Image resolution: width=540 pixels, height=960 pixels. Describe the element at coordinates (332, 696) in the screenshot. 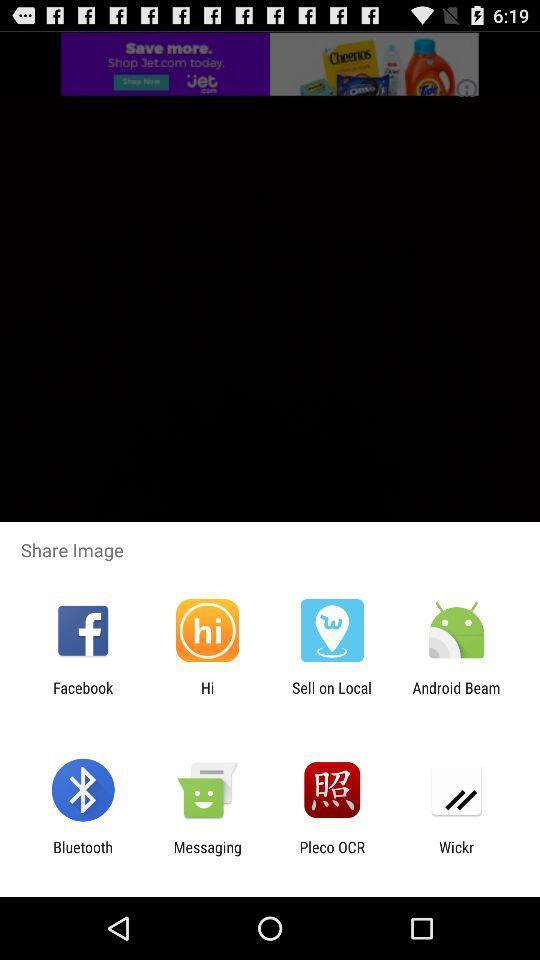

I see `icon to the right of the hi icon` at that location.